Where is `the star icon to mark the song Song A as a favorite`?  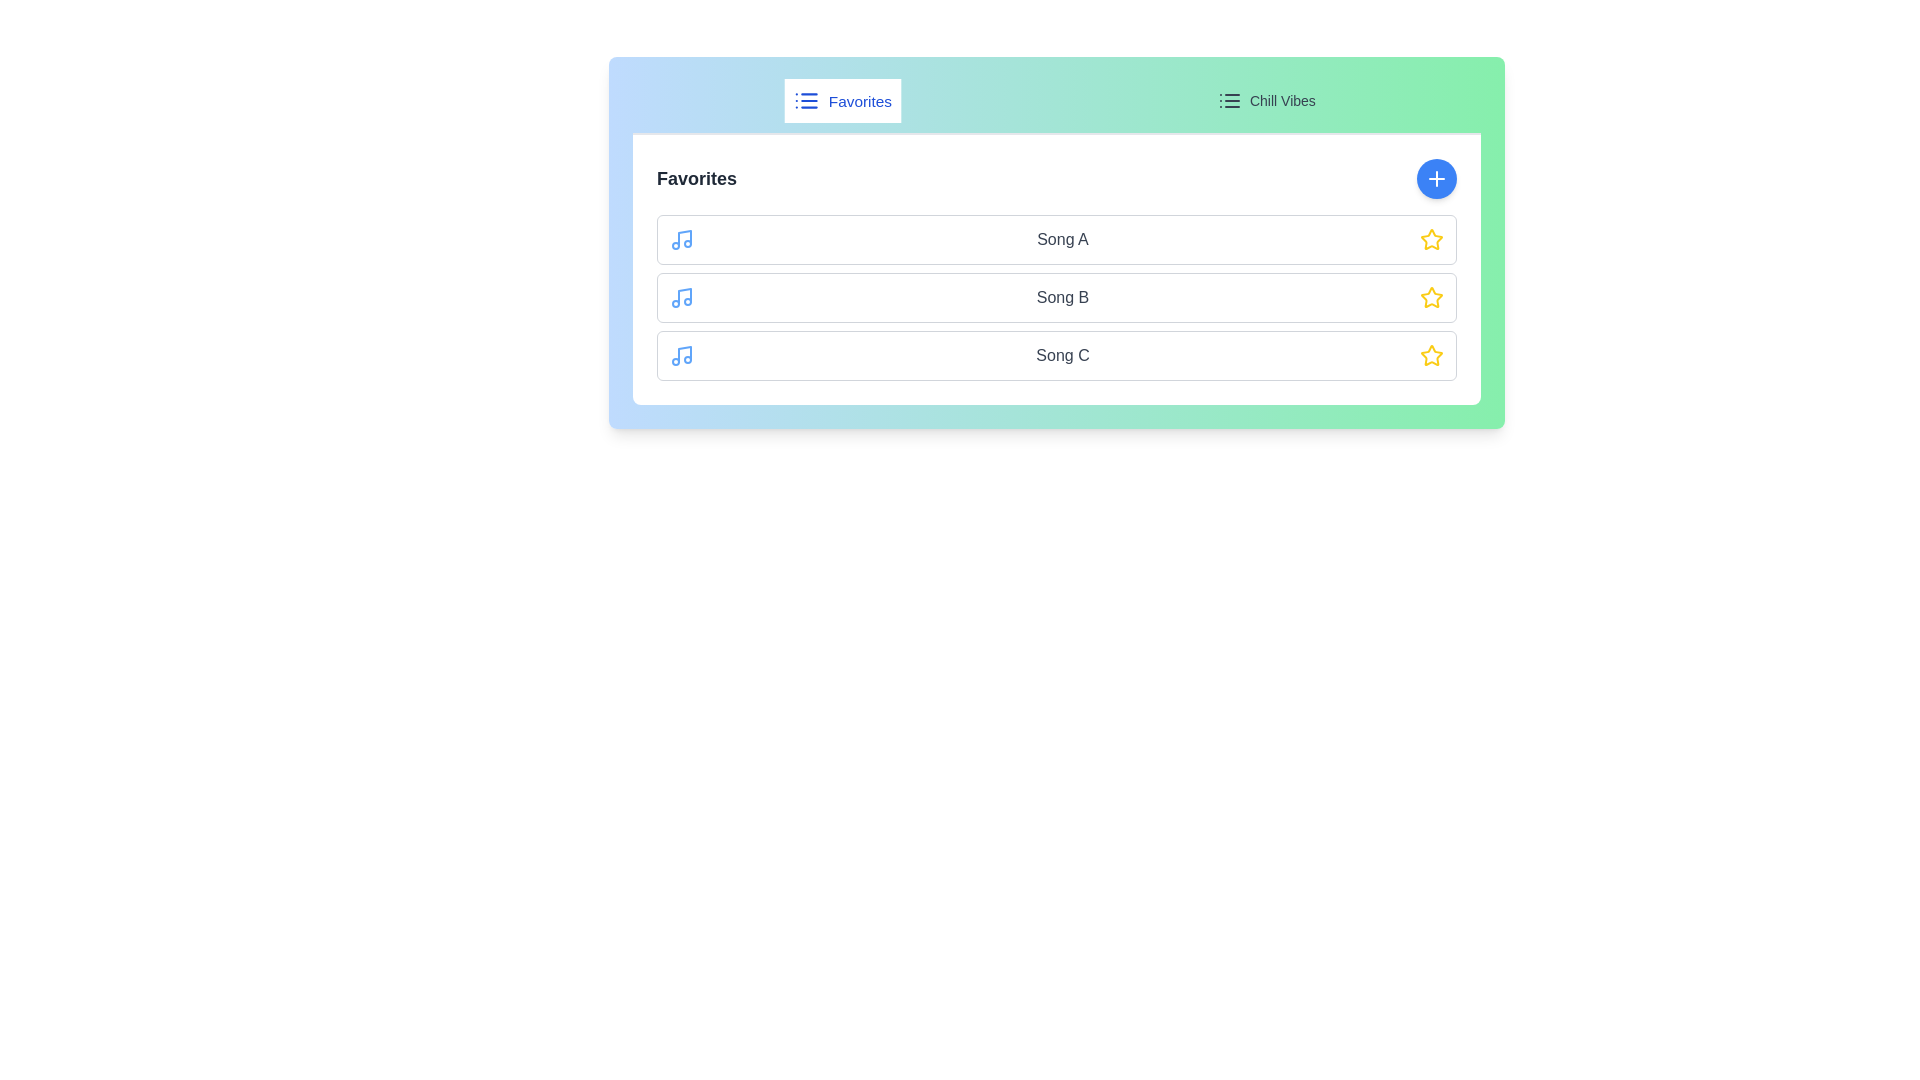 the star icon to mark the song Song A as a favorite is located at coordinates (1430, 238).